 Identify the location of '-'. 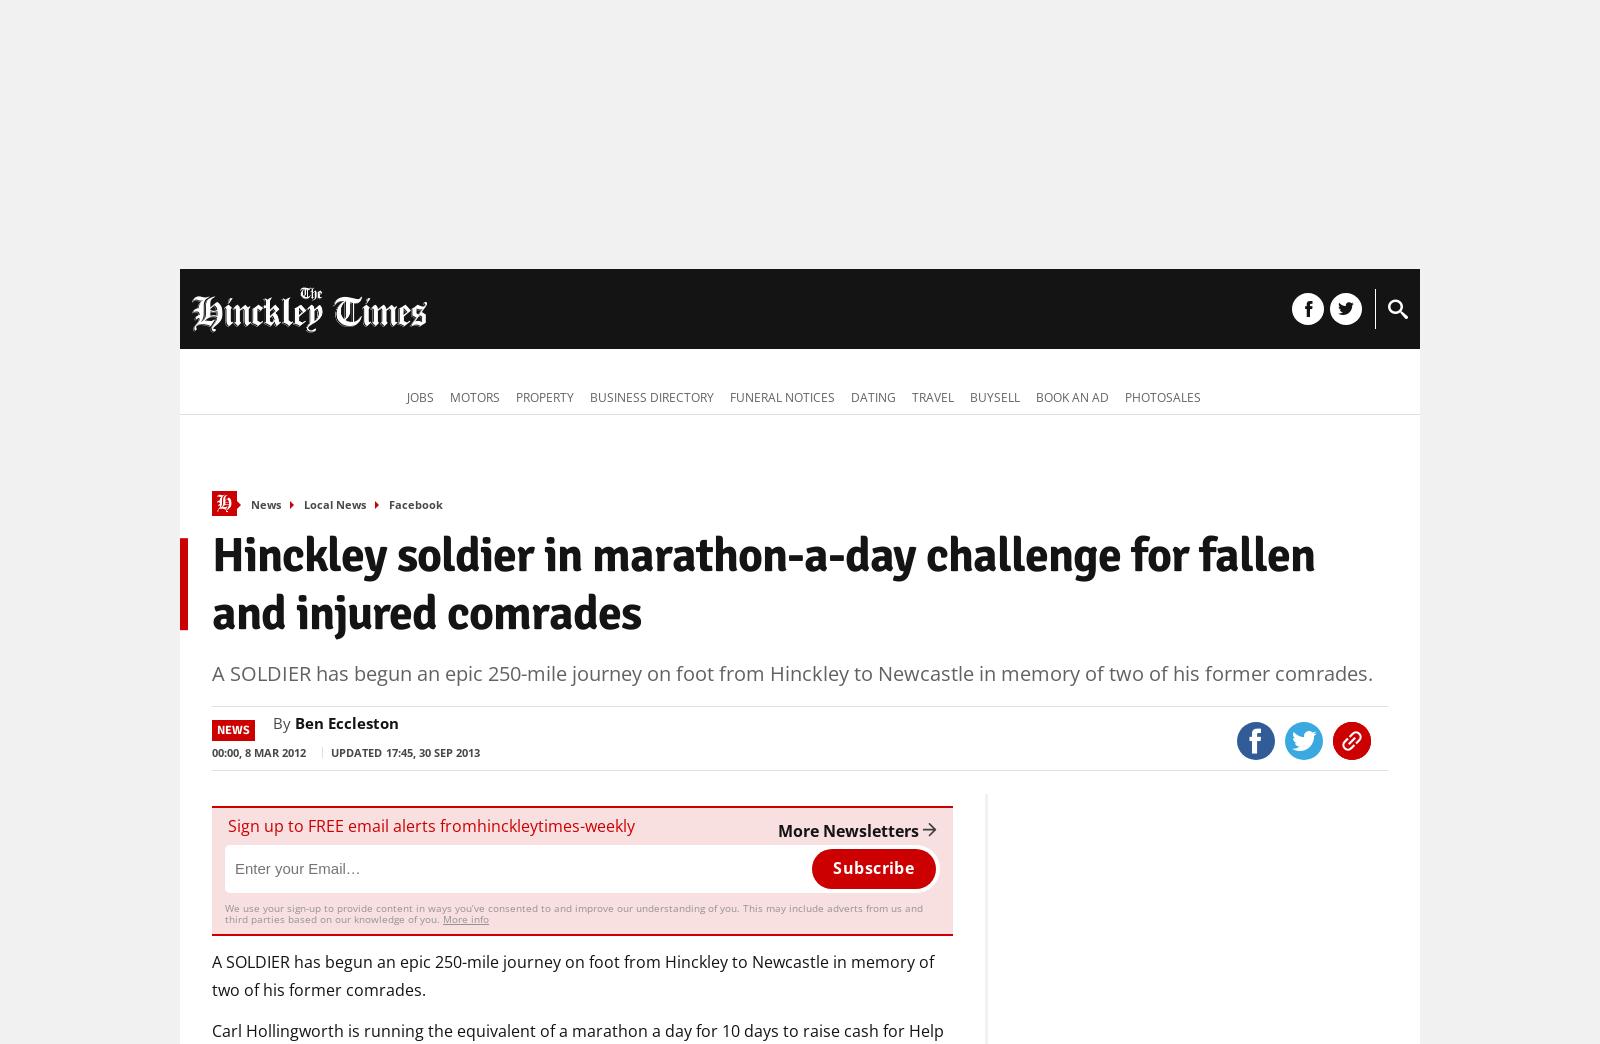
(579, 825).